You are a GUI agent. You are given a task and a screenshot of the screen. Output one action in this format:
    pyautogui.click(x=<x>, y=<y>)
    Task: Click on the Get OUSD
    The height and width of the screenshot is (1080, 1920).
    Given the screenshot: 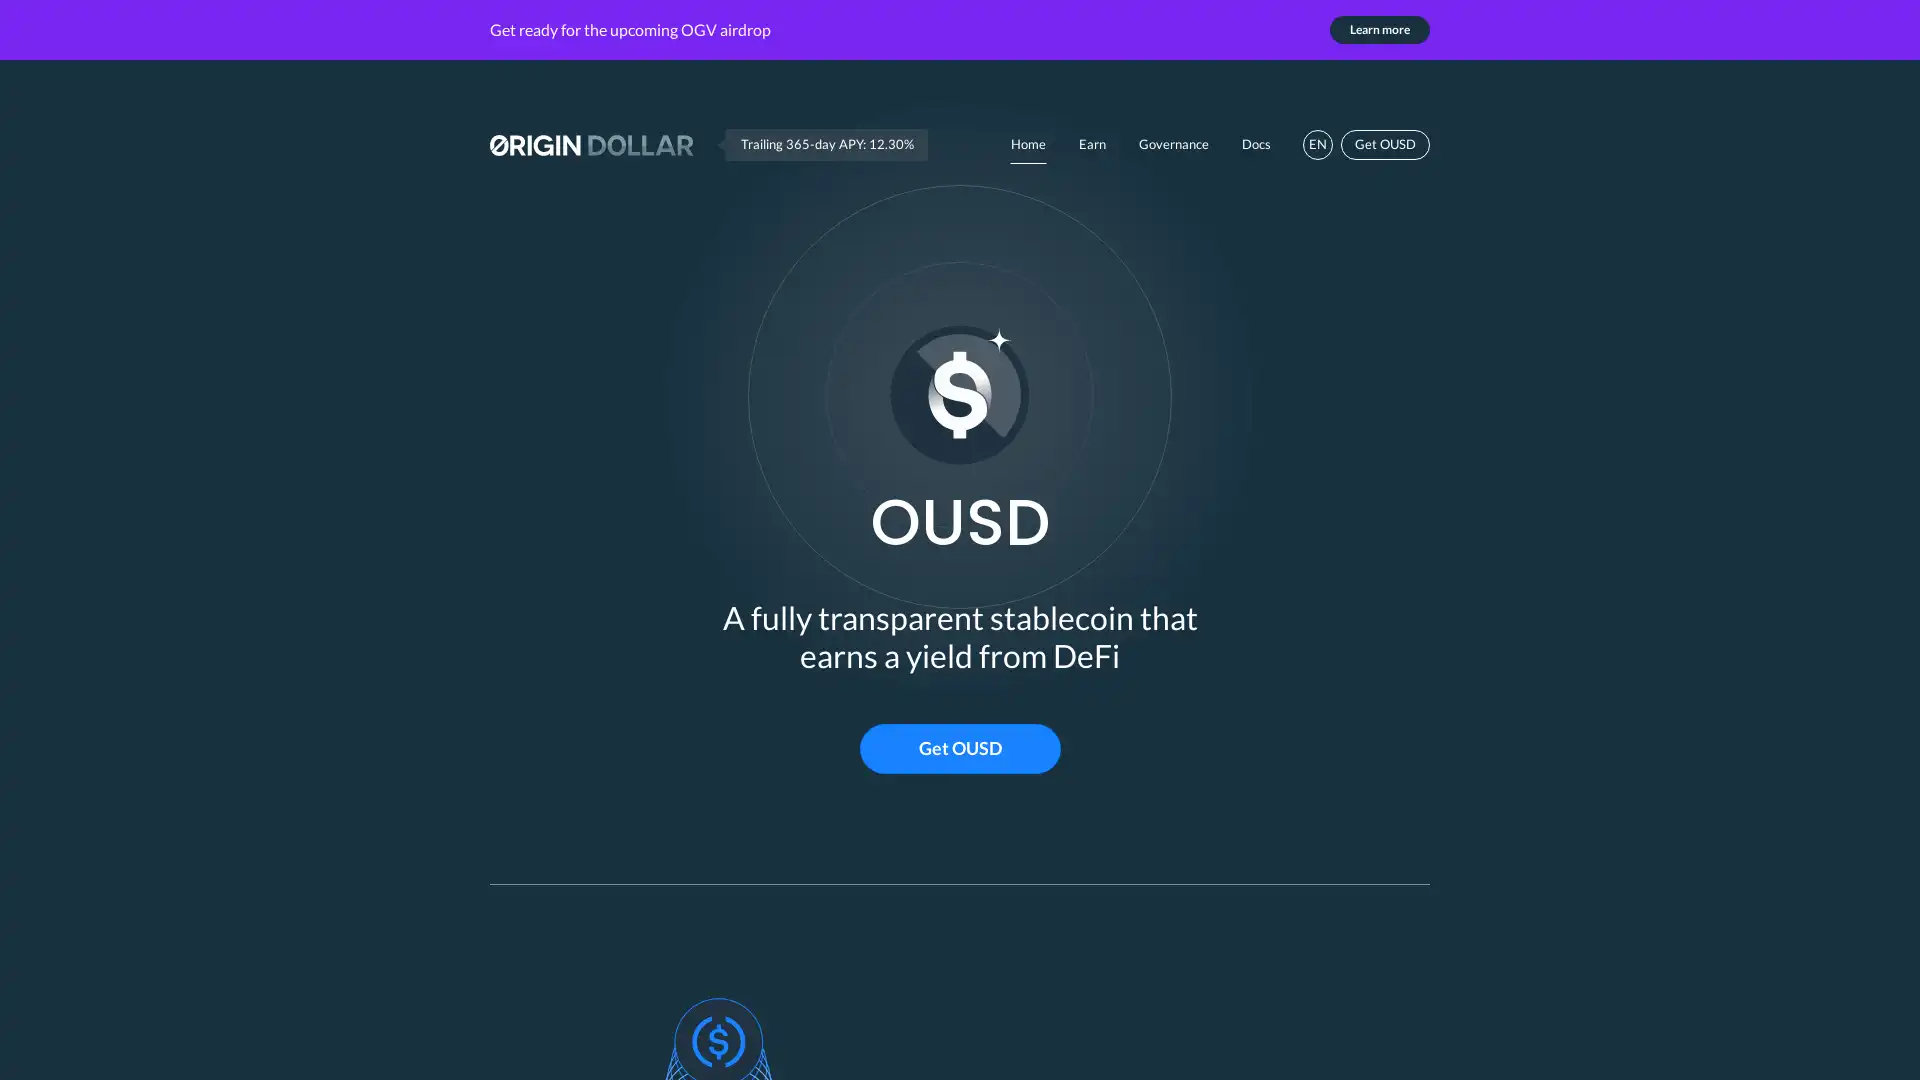 What is the action you would take?
    pyautogui.click(x=958, y=748)
    